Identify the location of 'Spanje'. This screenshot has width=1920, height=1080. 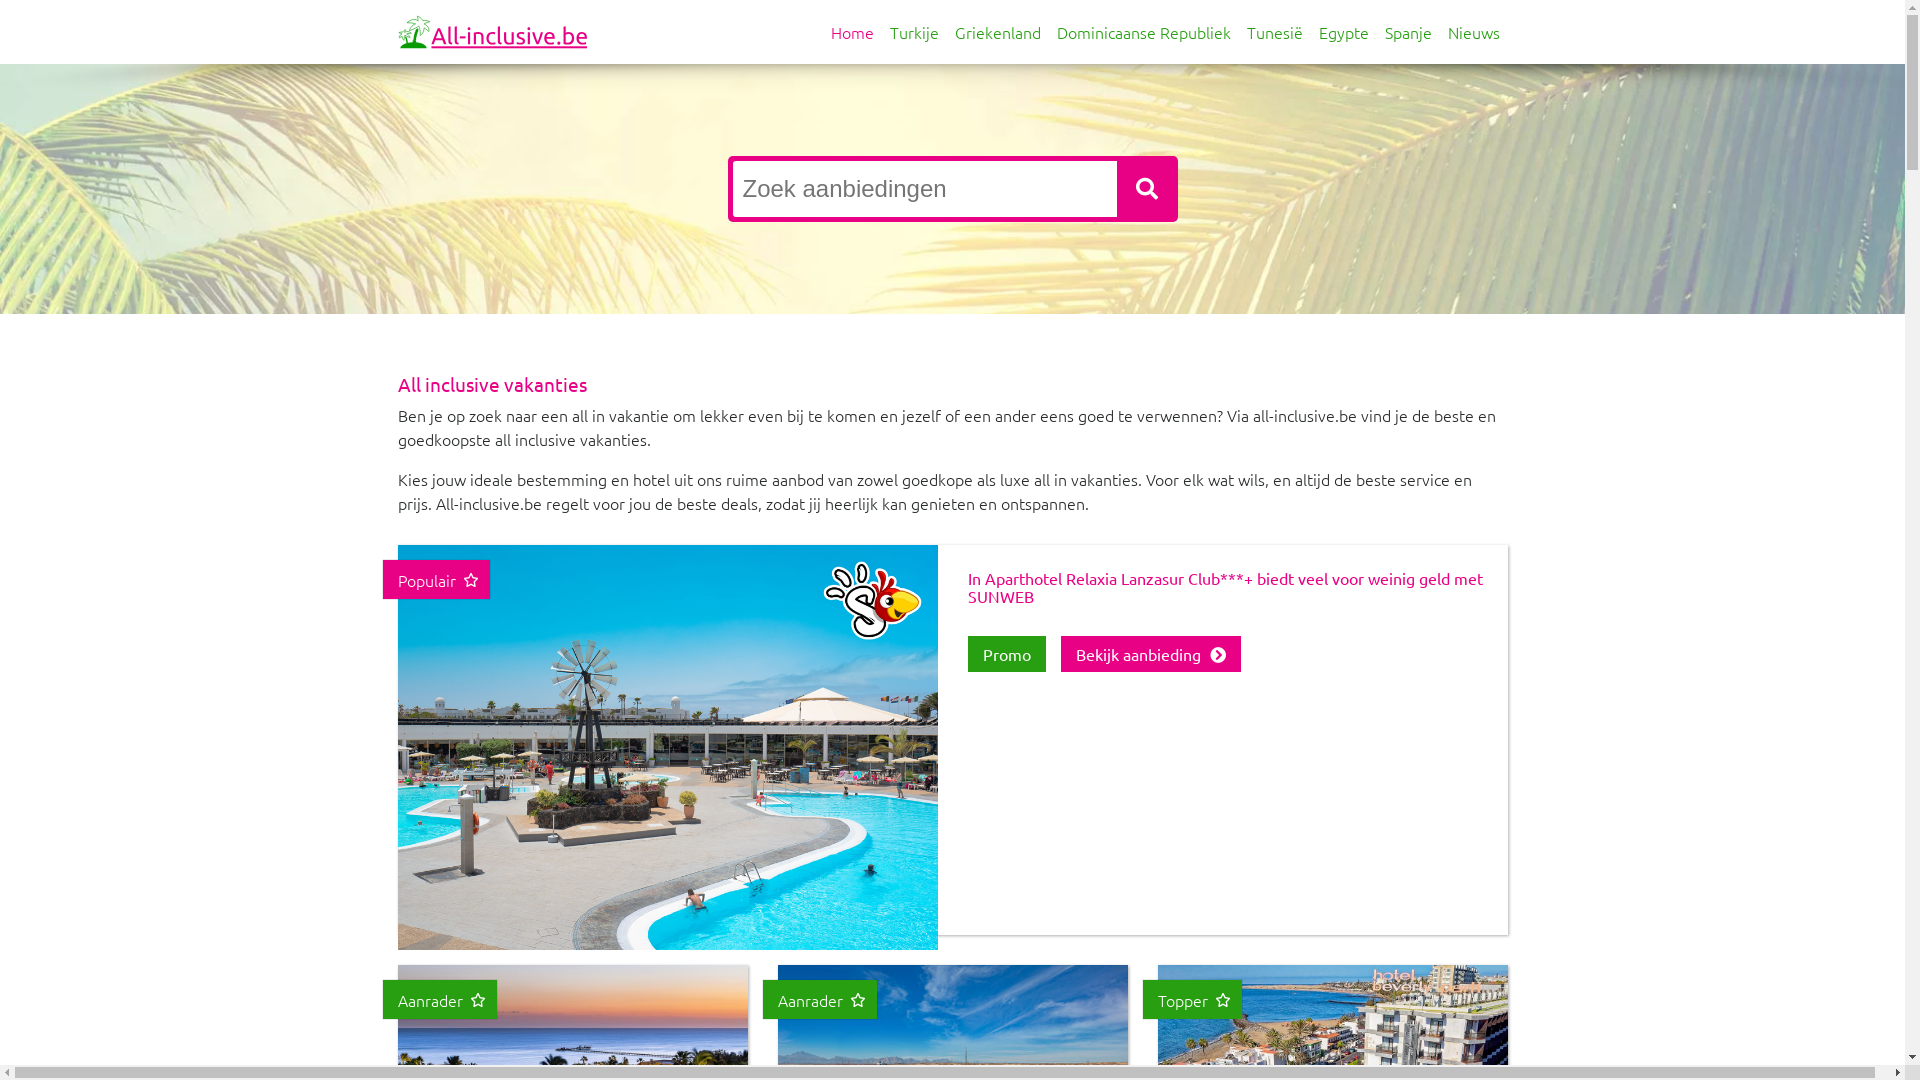
(1406, 31).